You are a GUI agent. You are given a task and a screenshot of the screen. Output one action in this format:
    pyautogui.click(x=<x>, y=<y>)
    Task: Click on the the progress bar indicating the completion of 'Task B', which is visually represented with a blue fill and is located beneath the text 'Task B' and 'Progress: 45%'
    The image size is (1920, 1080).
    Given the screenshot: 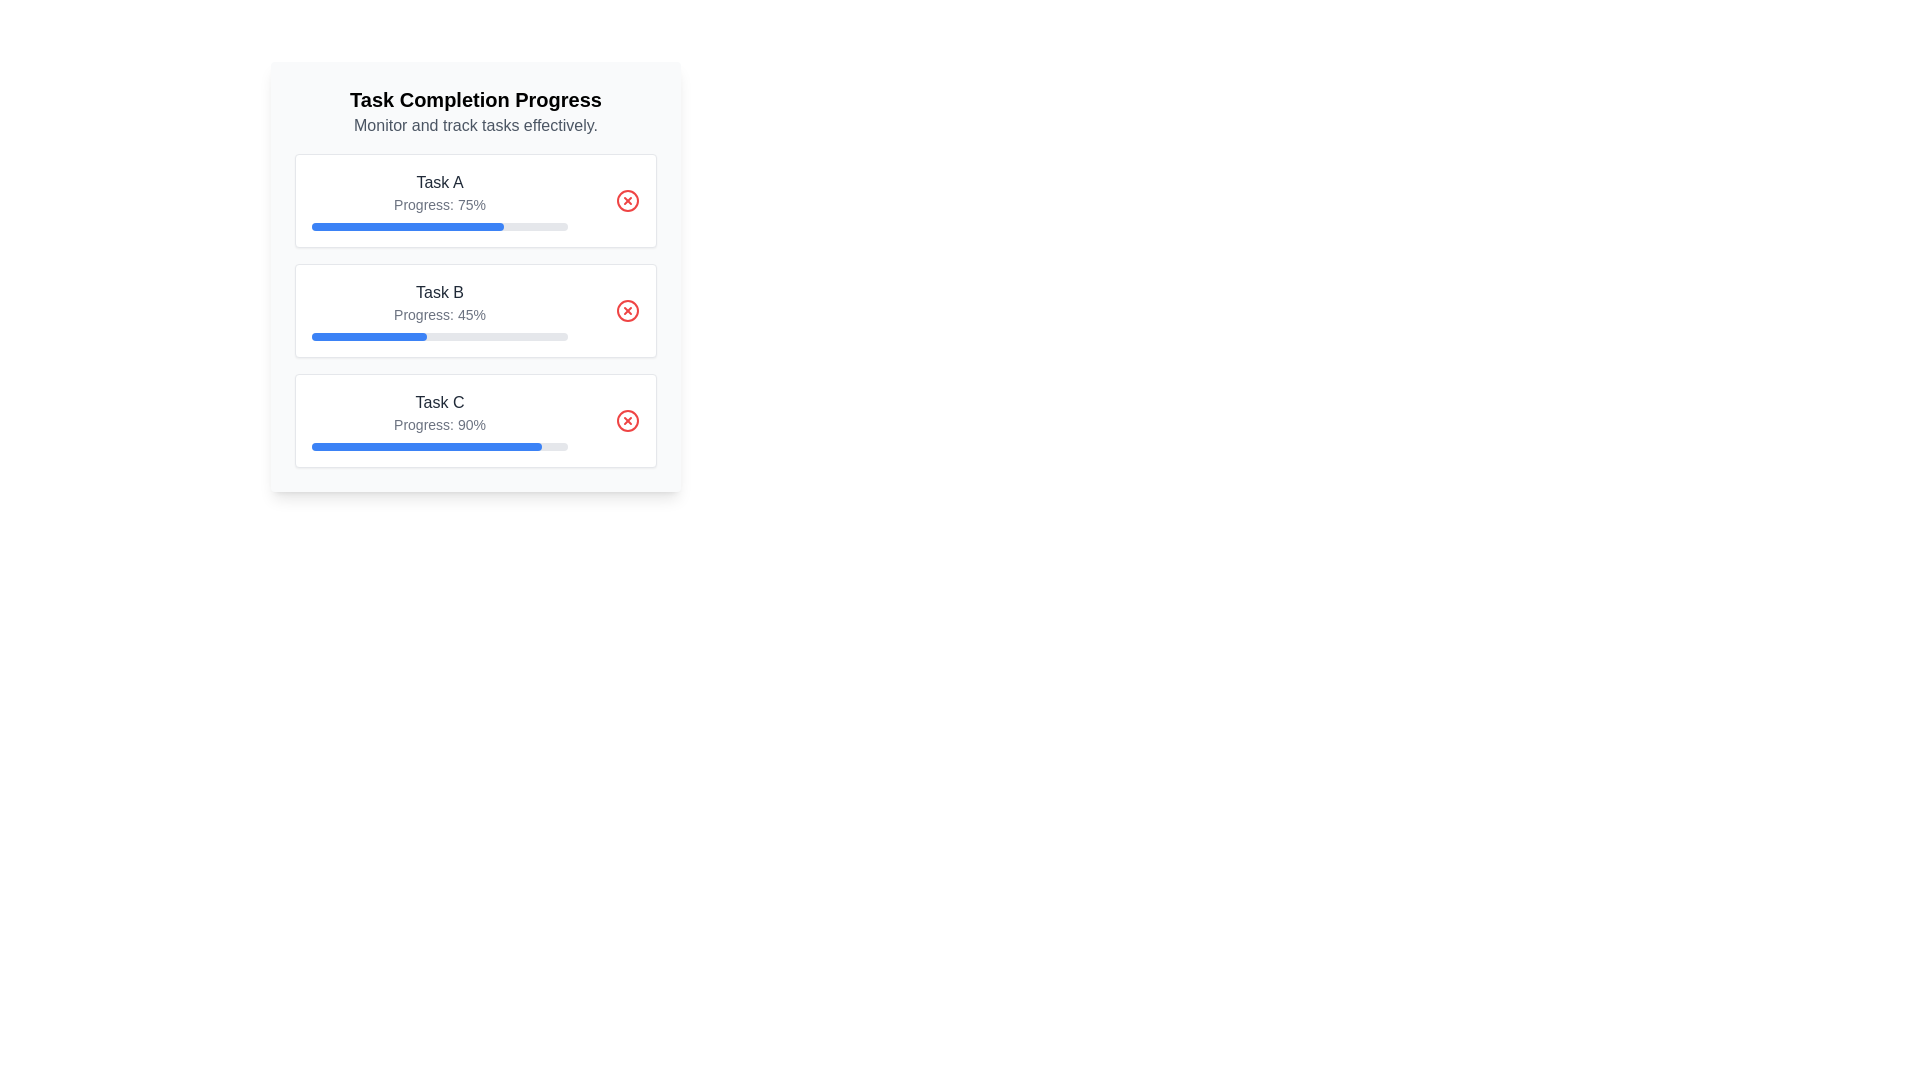 What is the action you would take?
    pyautogui.click(x=439, y=335)
    